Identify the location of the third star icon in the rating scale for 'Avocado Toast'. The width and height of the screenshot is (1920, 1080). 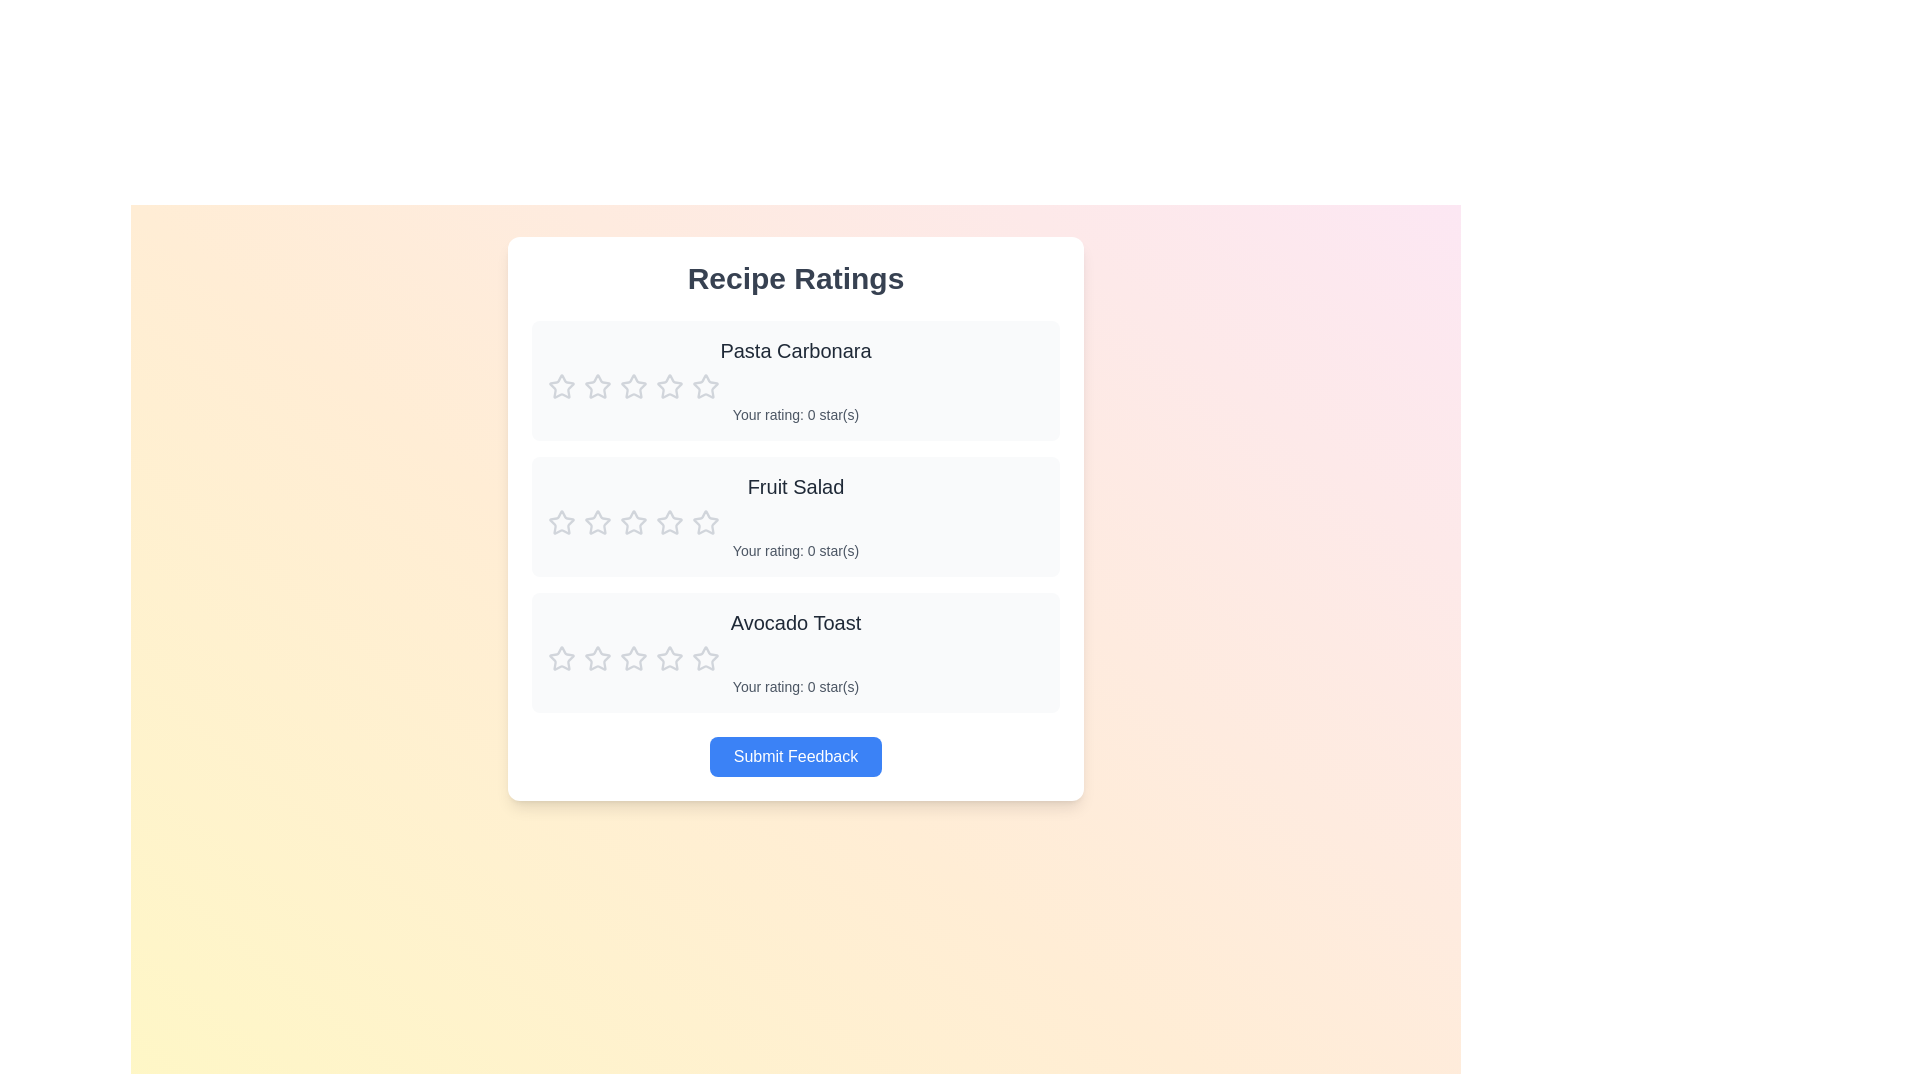
(597, 659).